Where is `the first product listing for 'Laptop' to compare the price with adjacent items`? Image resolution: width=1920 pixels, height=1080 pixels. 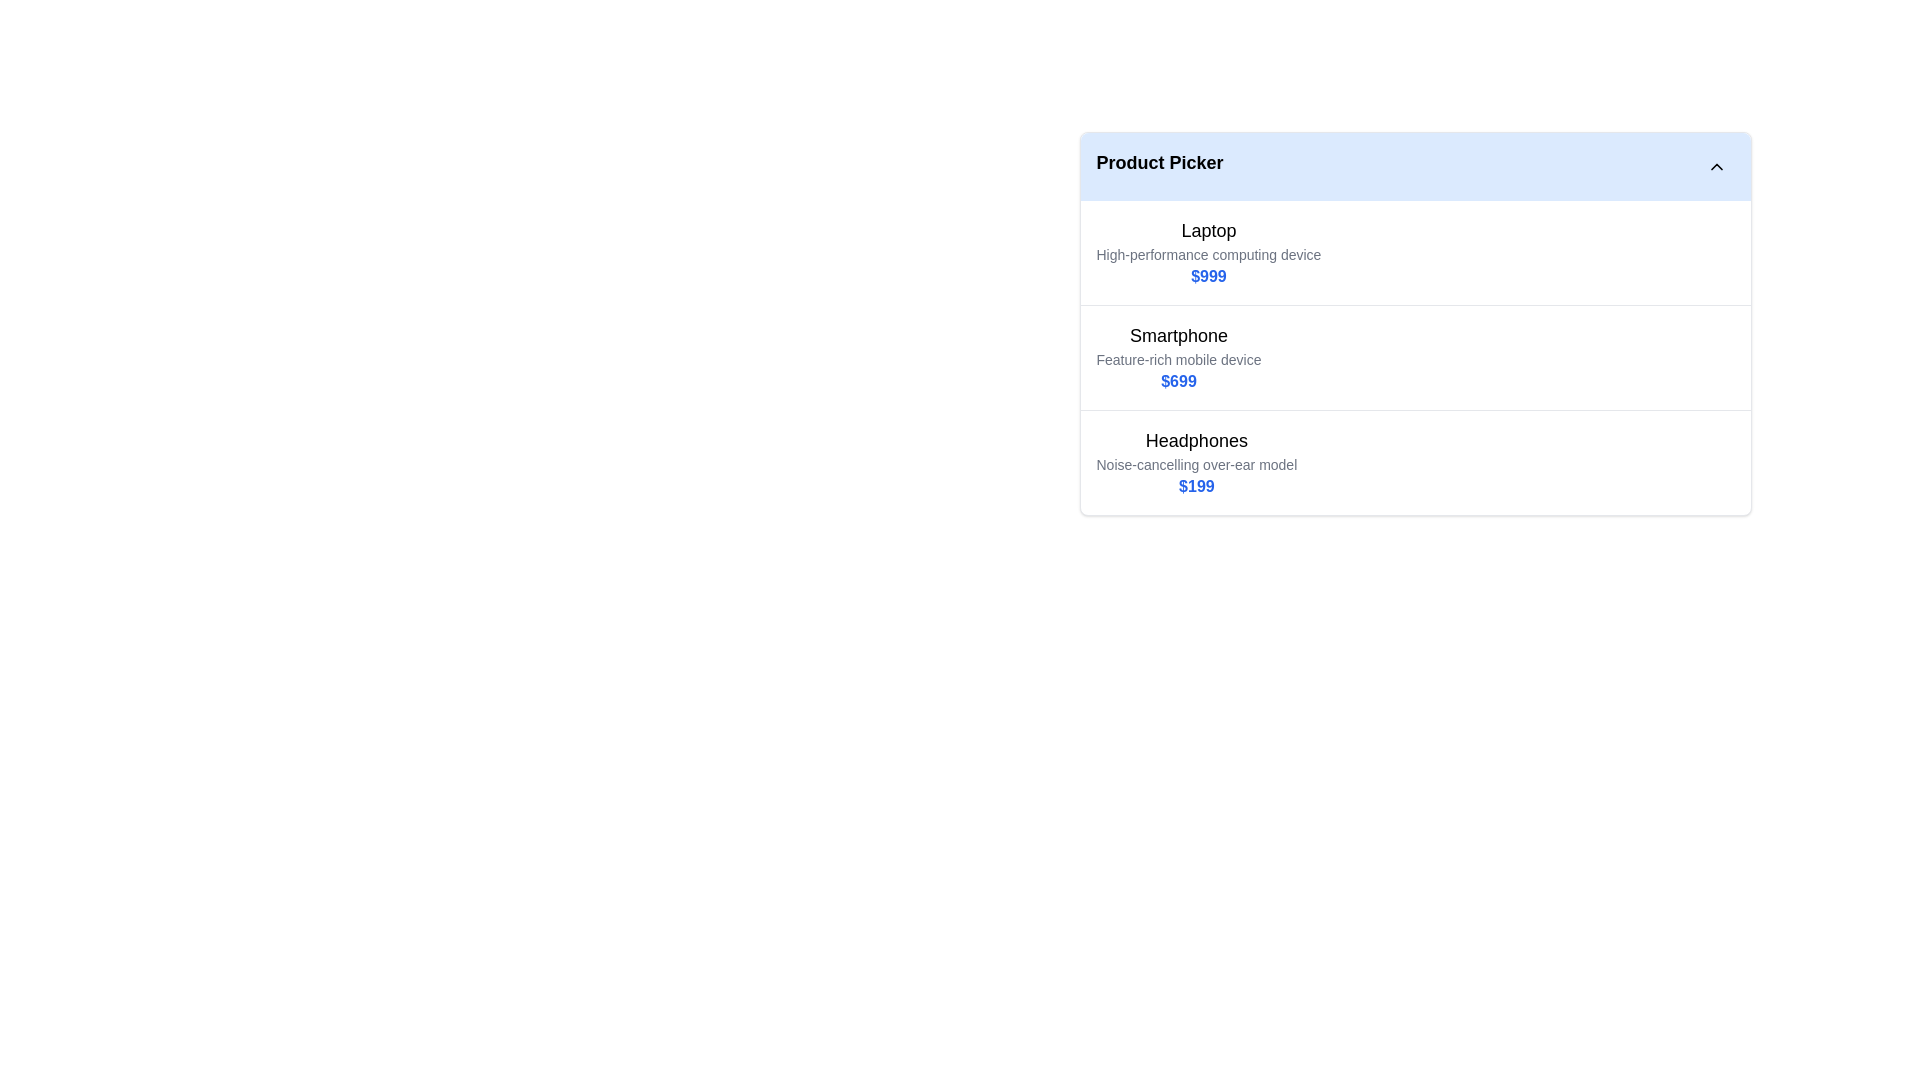
the first product listing for 'Laptop' to compare the price with adjacent items is located at coordinates (1208, 252).